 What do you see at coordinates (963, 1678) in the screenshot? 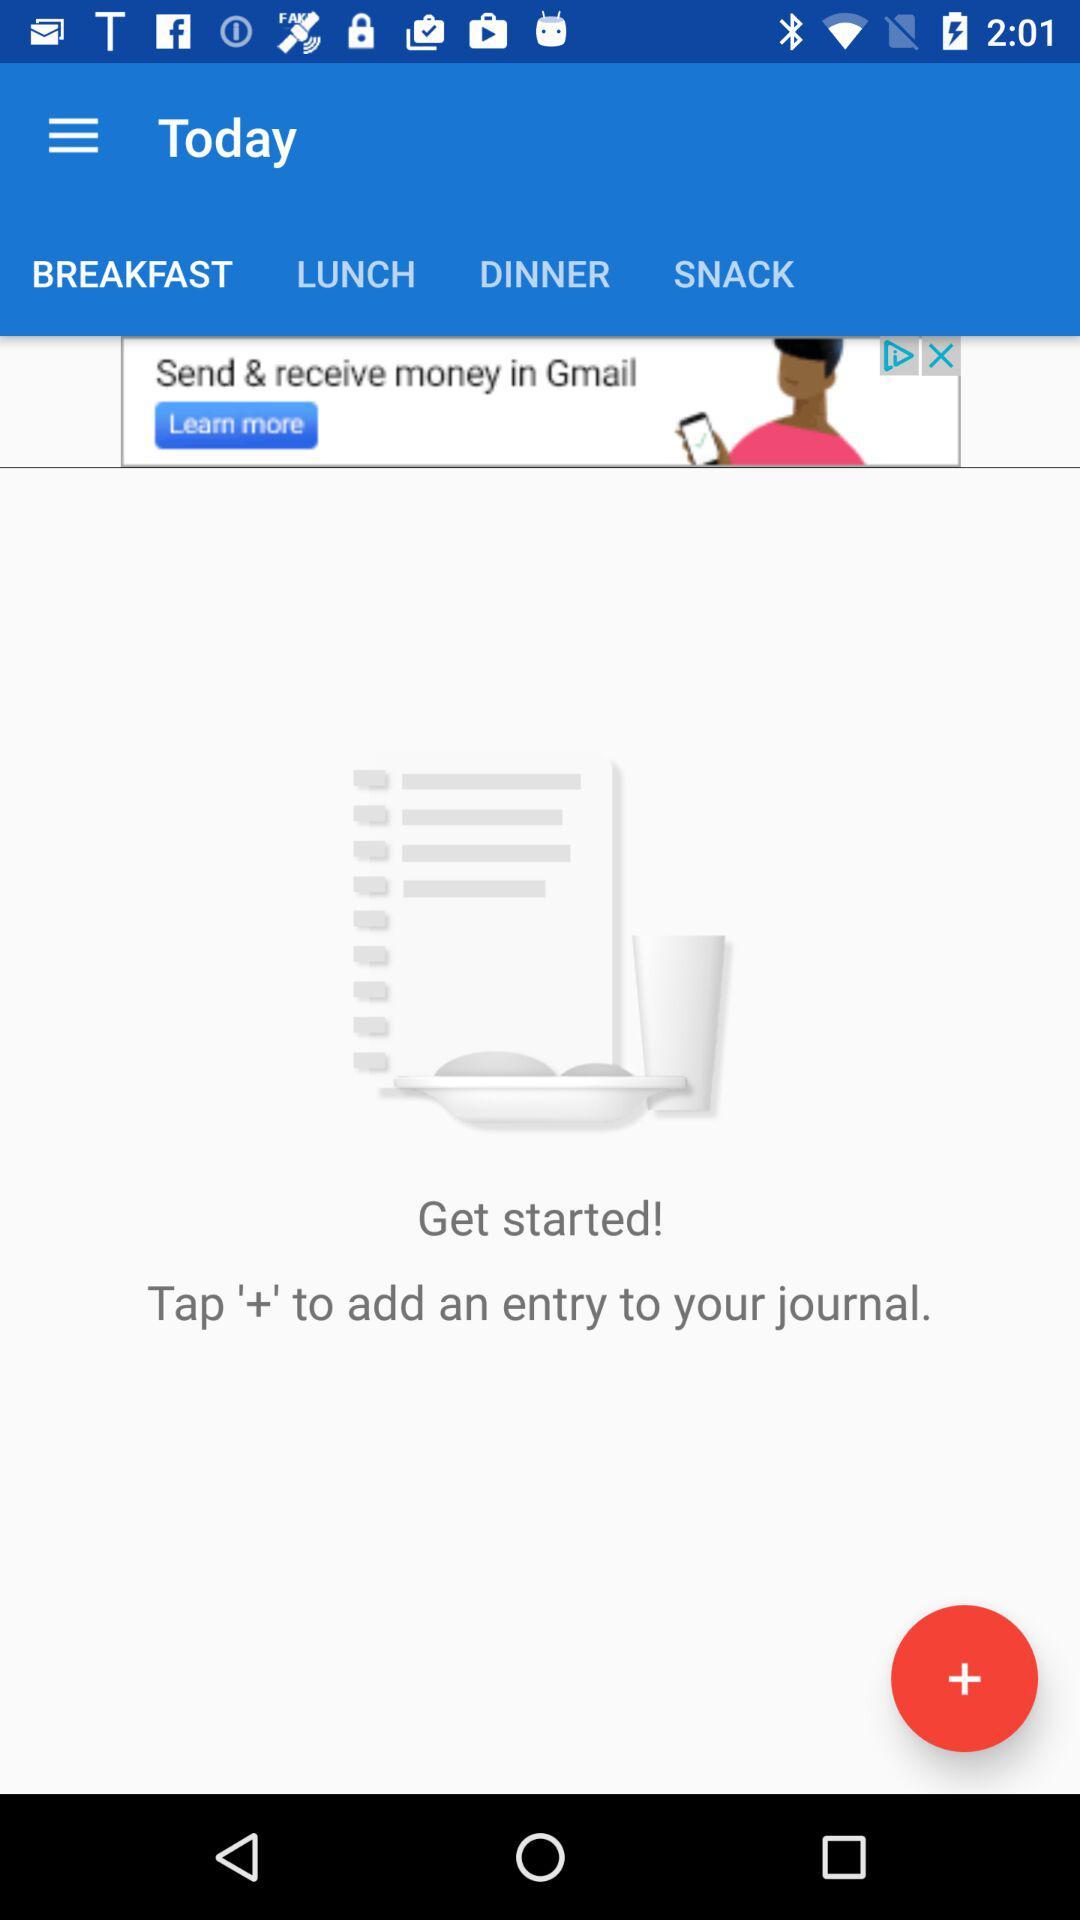
I see `item` at bounding box center [963, 1678].